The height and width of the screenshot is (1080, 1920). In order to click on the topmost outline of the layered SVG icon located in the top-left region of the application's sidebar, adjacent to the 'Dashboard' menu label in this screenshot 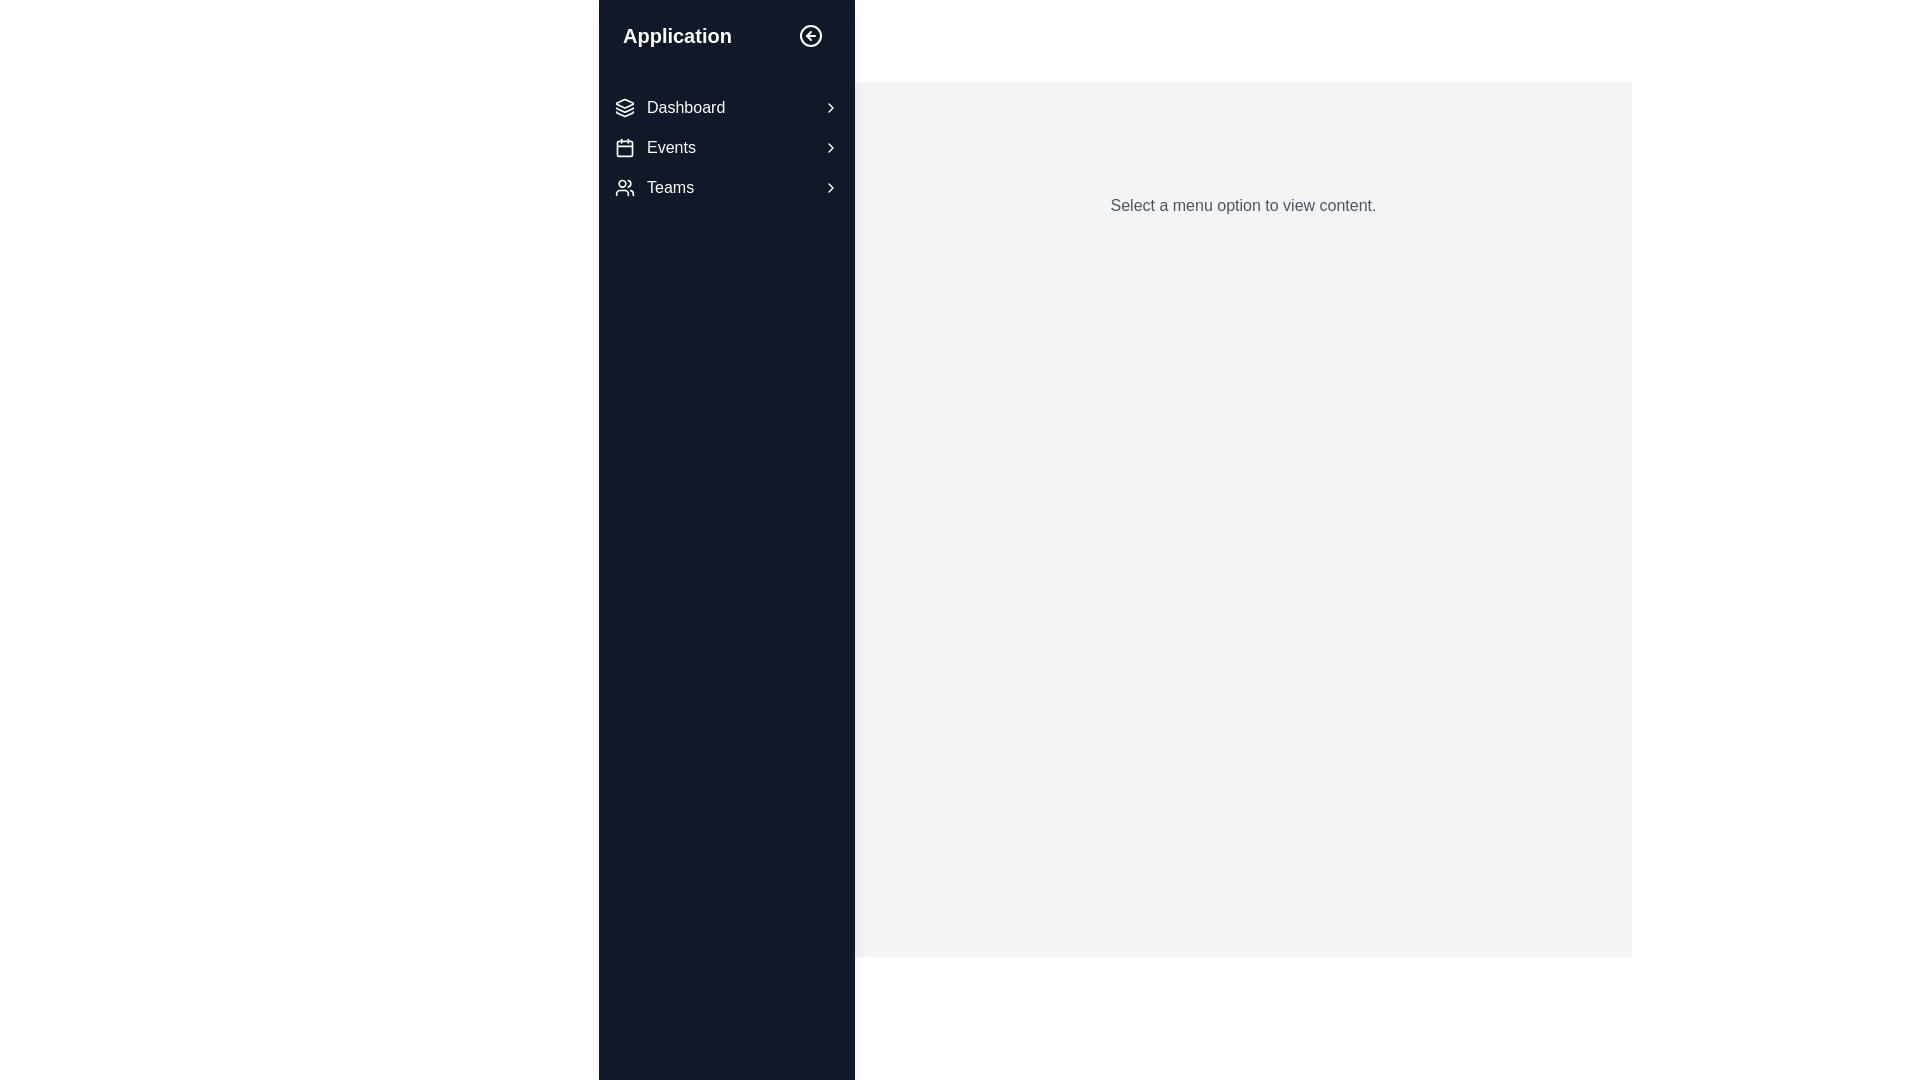, I will do `click(623, 103)`.